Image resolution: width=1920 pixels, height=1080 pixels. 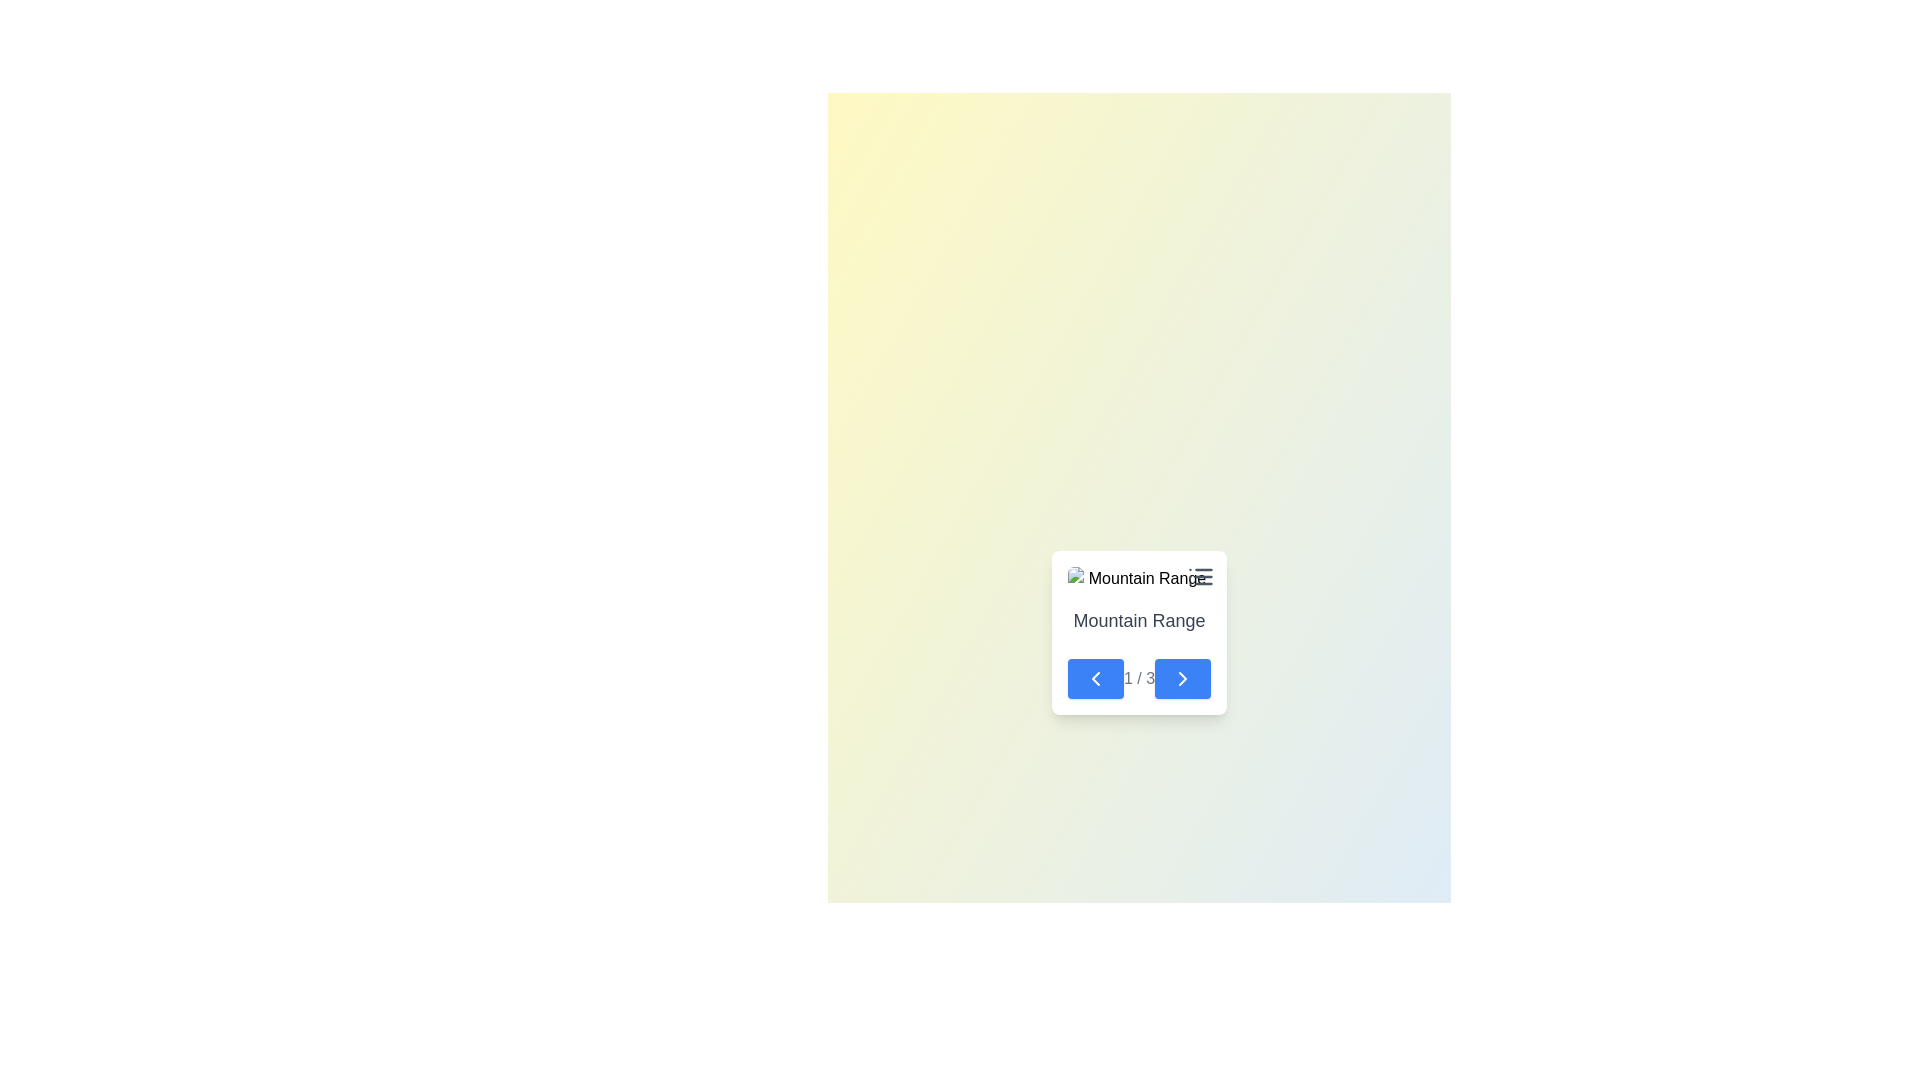 I want to click on the blue rectangular button with rounded corners featuring a white right-pointing arrow icon, so click(x=1183, y=677).